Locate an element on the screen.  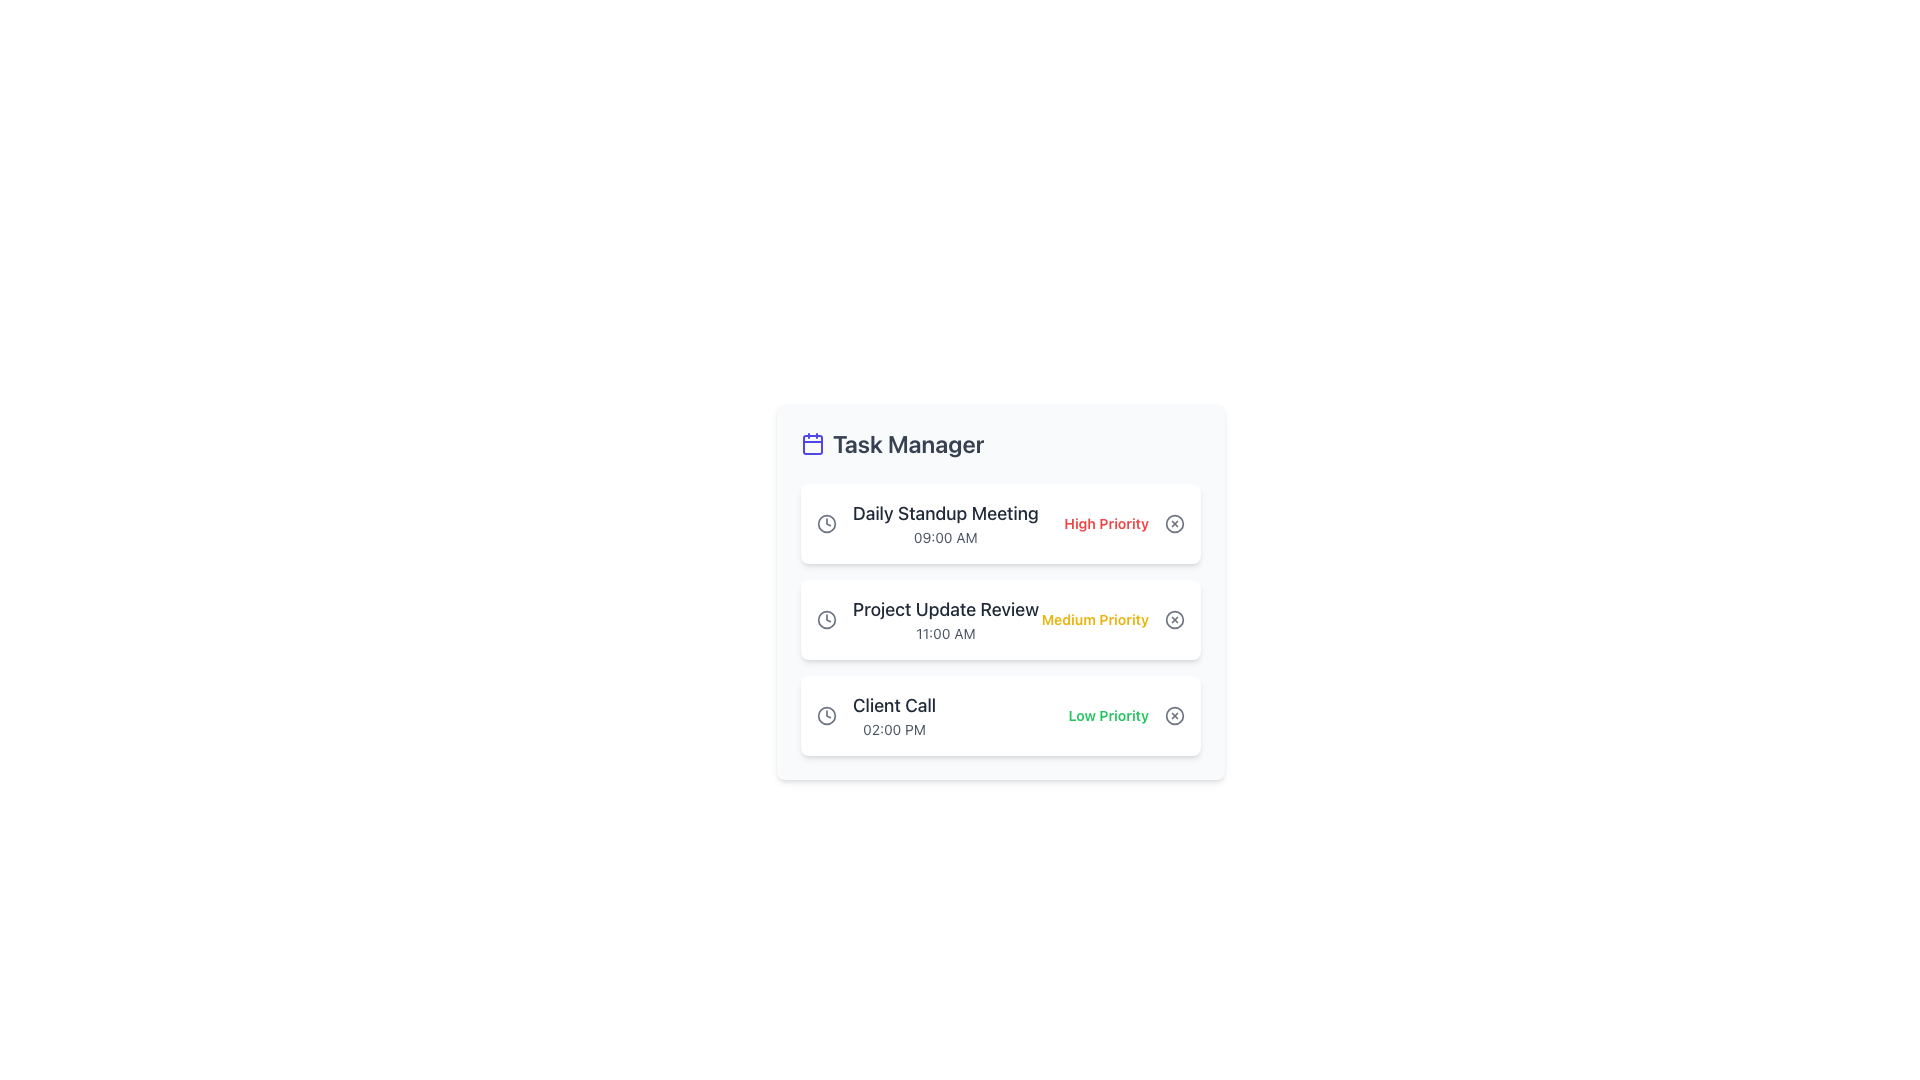
the title text label of the first task item in the task manager layout, which provides a summary of the task is located at coordinates (944, 512).